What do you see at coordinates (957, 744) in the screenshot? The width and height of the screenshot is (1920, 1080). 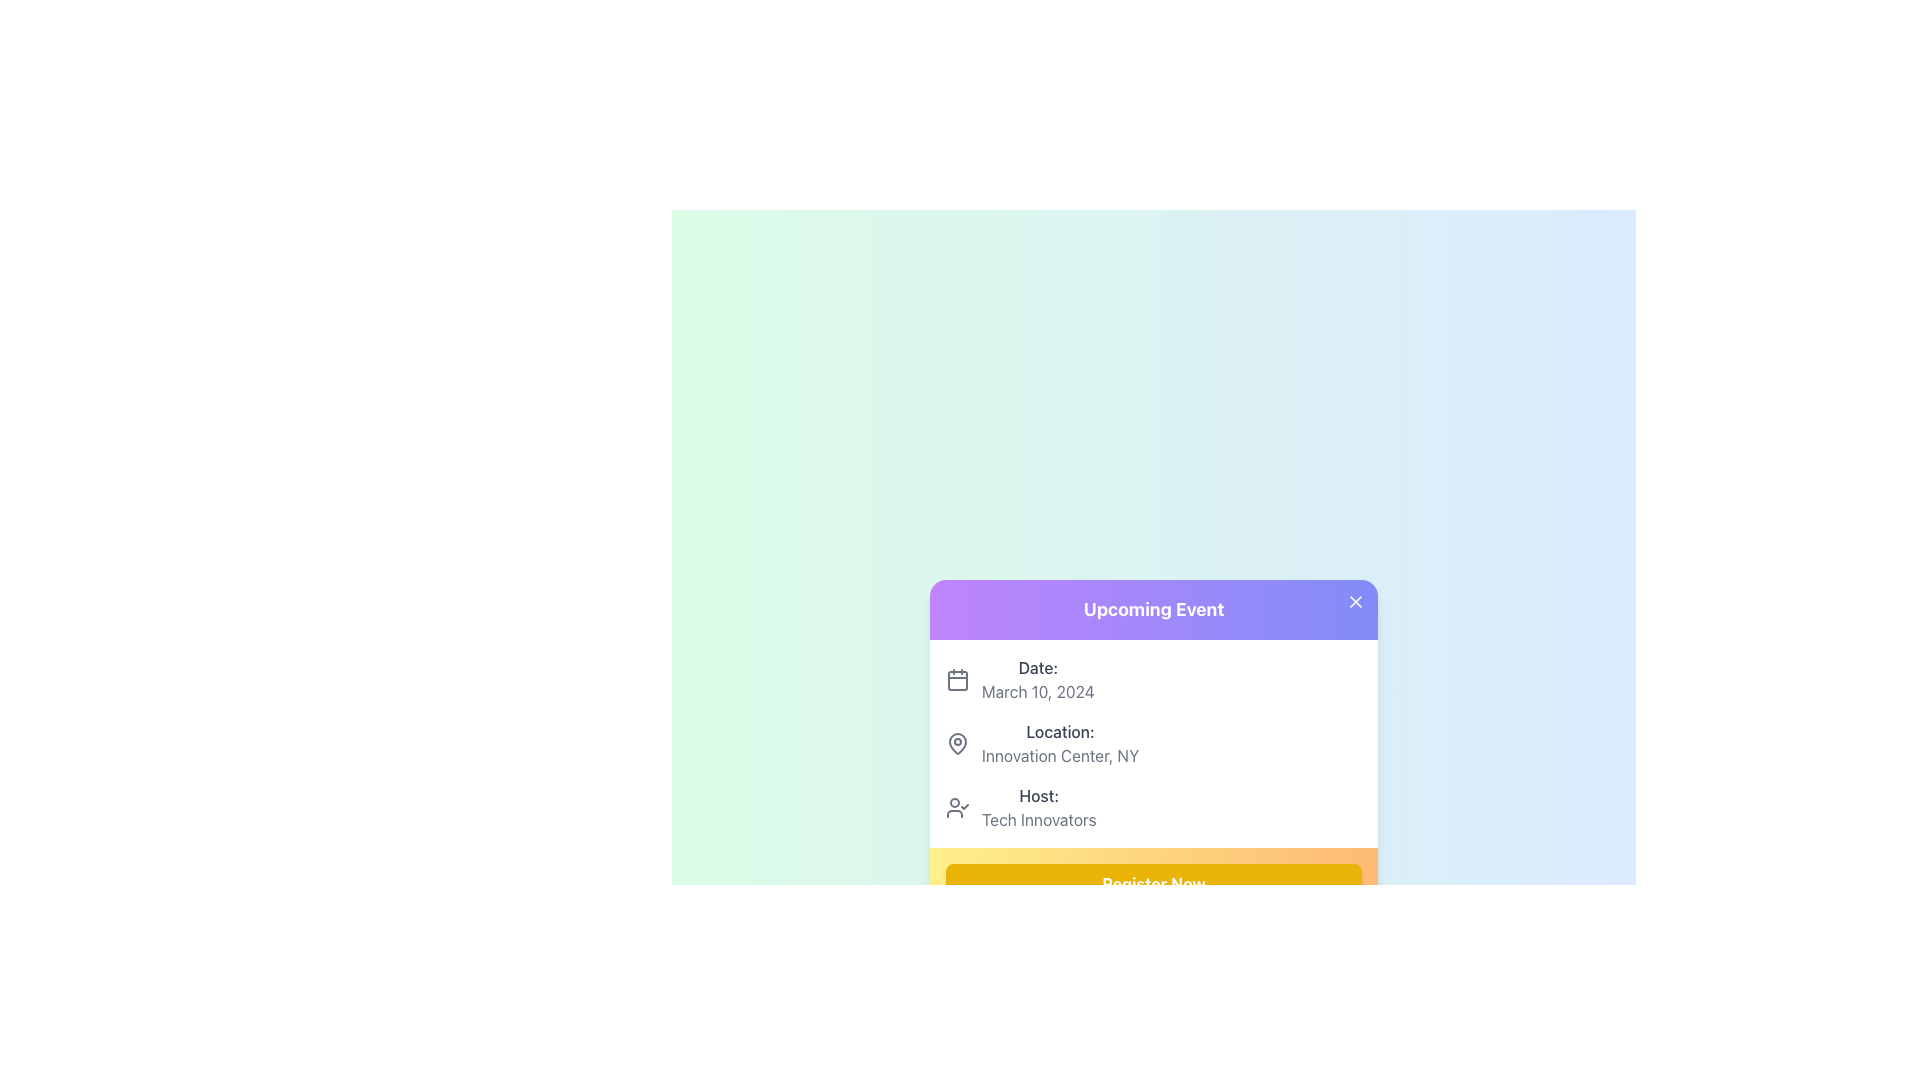 I see `the pin icon that visually represents the location information in the event details card, positioned to the left of the 'Location:' label` at bounding box center [957, 744].